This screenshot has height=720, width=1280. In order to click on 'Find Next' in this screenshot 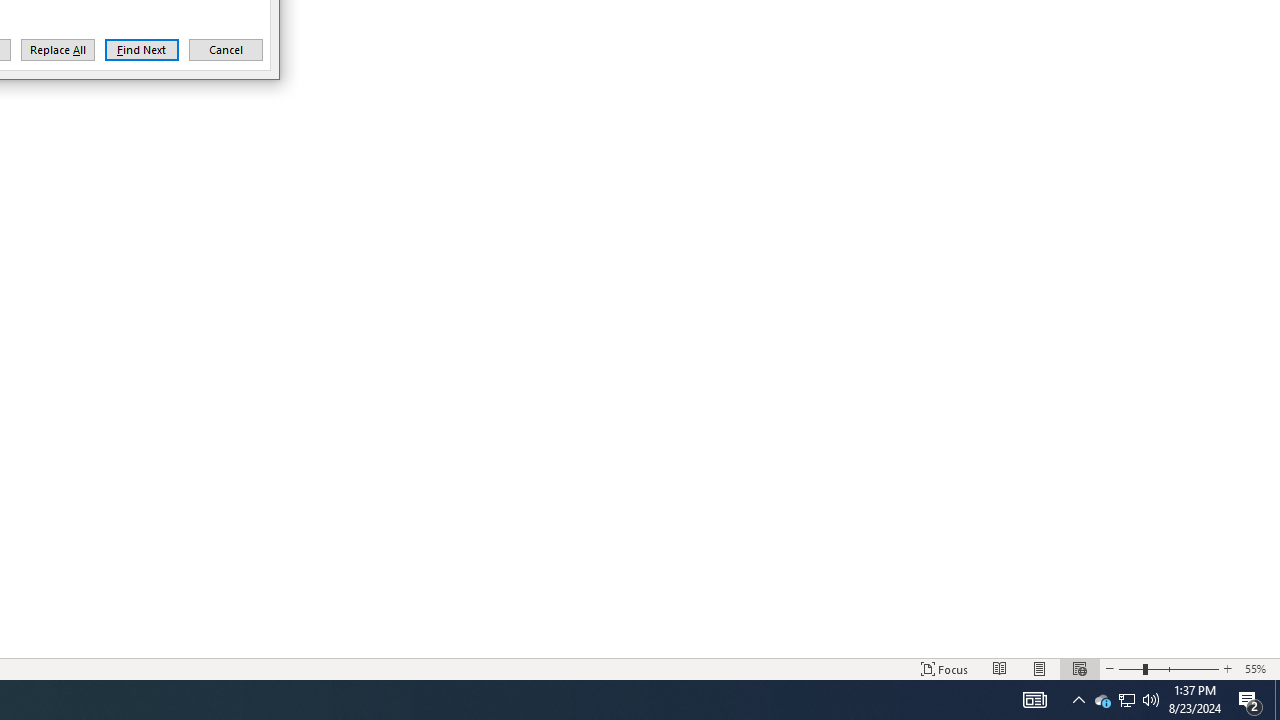, I will do `click(141, 49)`.